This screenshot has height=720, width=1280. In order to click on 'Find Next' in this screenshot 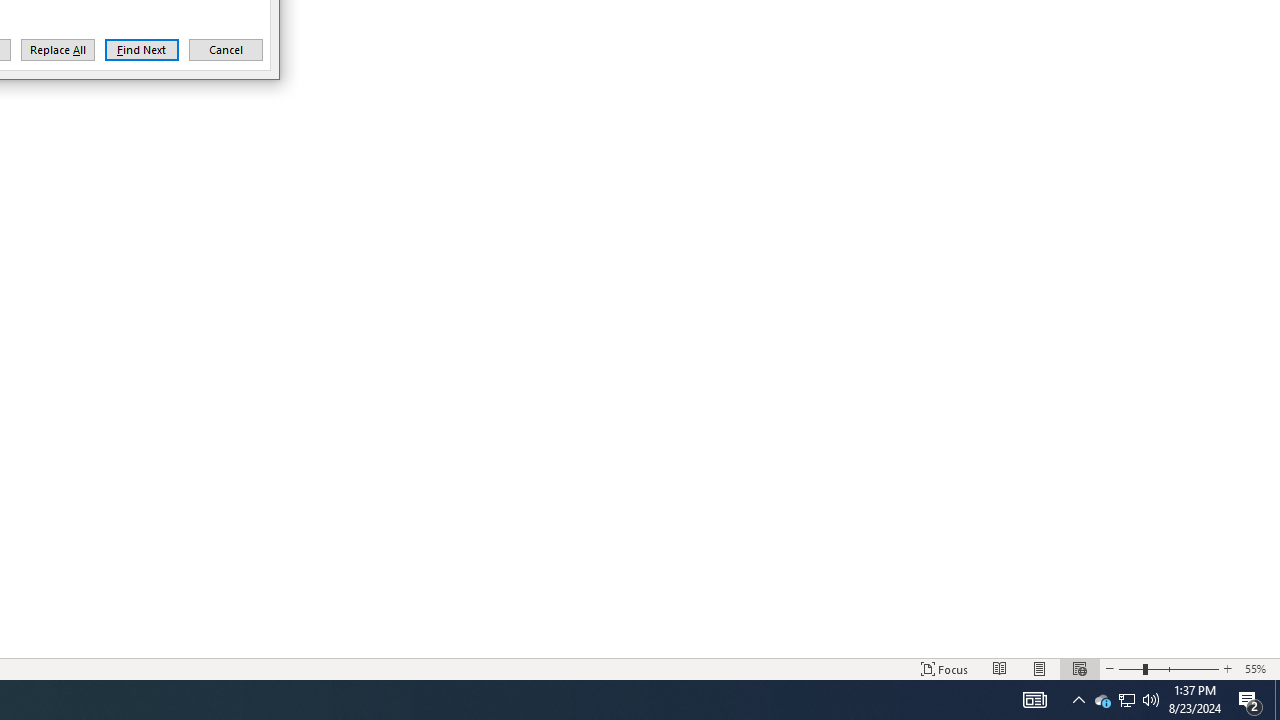, I will do `click(141, 49)`.